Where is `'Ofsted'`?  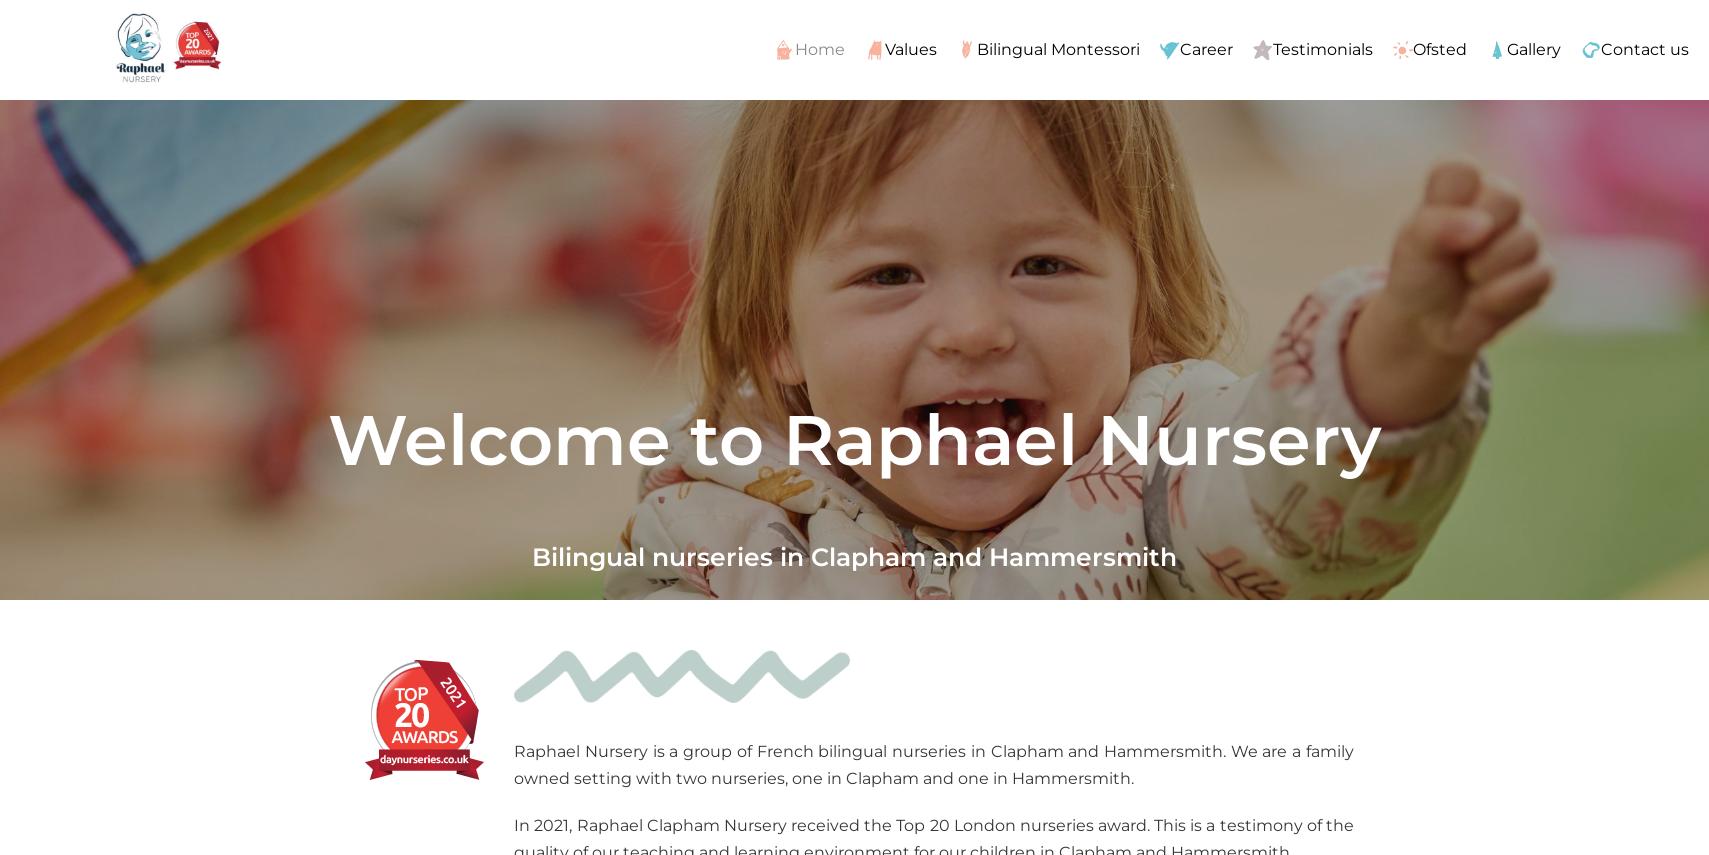 'Ofsted' is located at coordinates (1438, 47).